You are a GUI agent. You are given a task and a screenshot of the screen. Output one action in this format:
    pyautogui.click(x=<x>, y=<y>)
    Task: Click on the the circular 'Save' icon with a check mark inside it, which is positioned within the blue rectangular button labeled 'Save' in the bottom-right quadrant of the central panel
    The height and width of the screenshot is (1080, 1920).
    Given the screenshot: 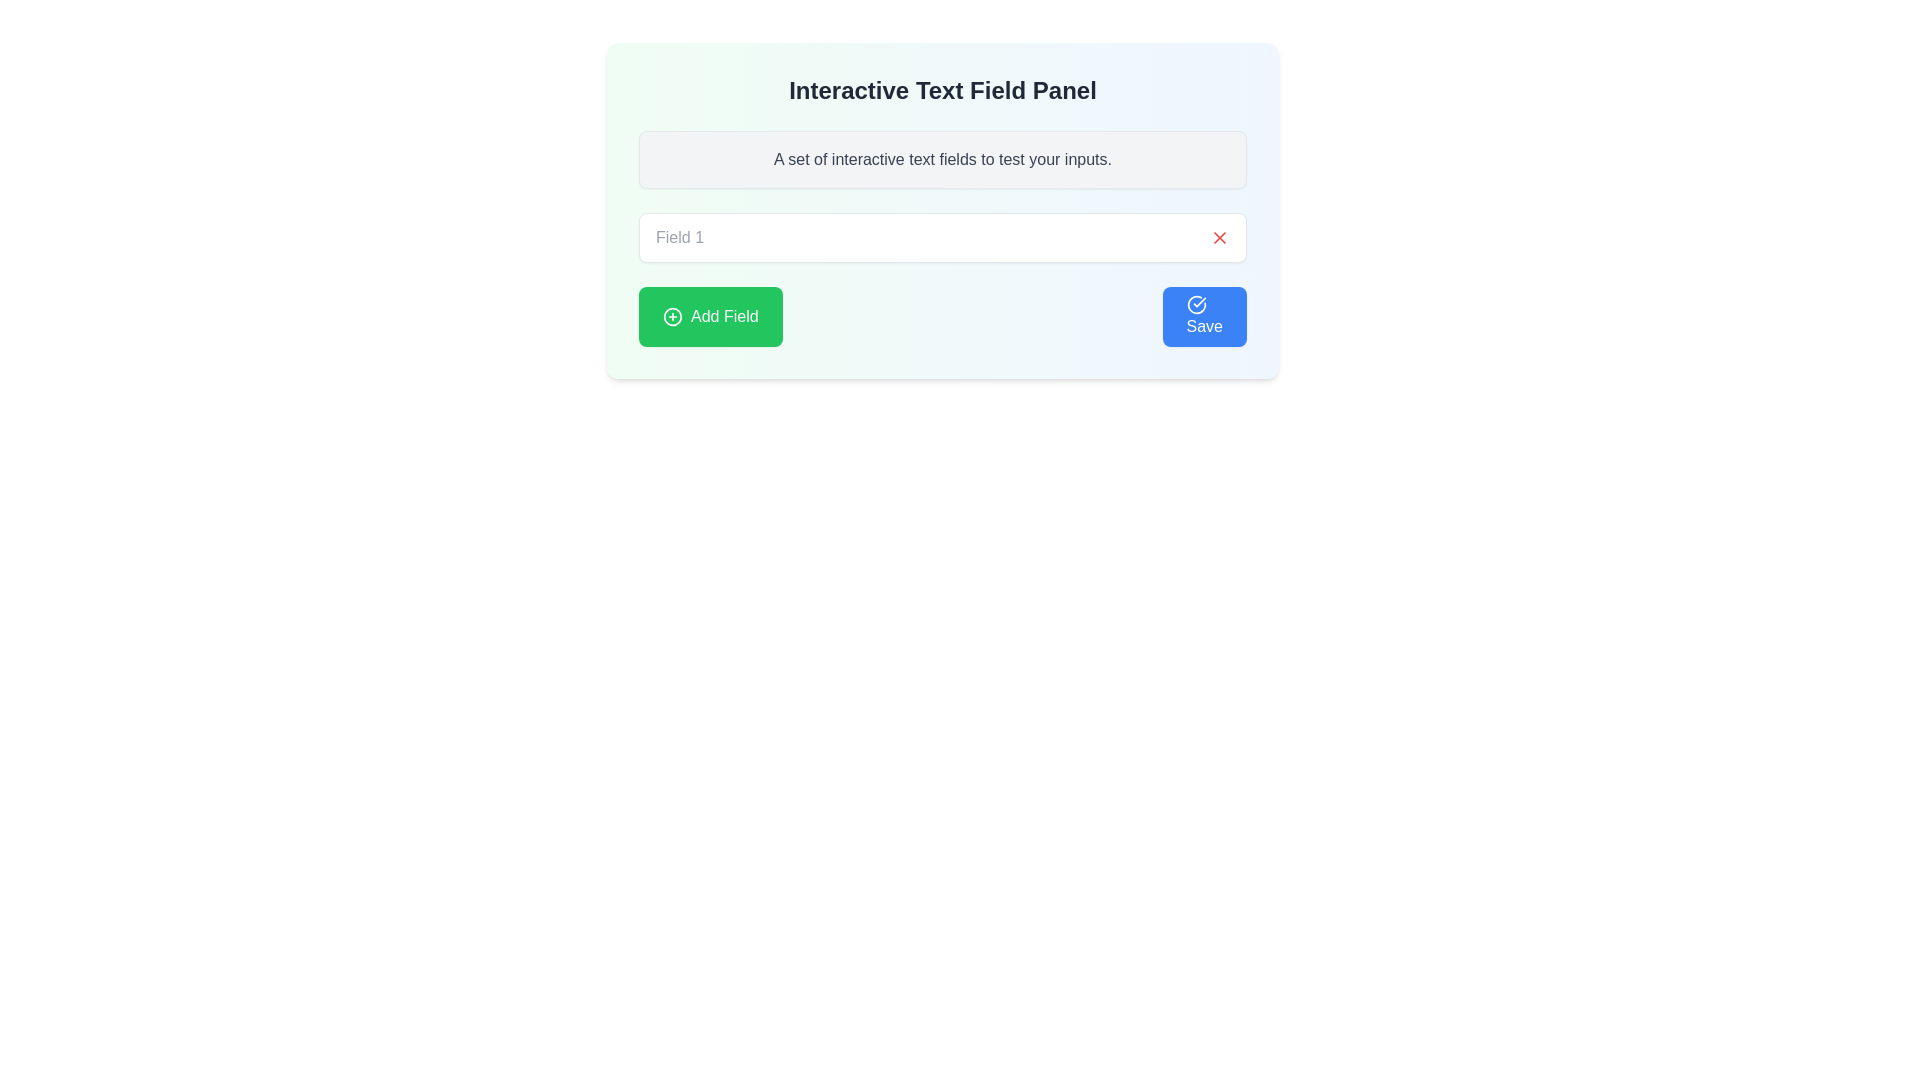 What is the action you would take?
    pyautogui.click(x=1196, y=304)
    